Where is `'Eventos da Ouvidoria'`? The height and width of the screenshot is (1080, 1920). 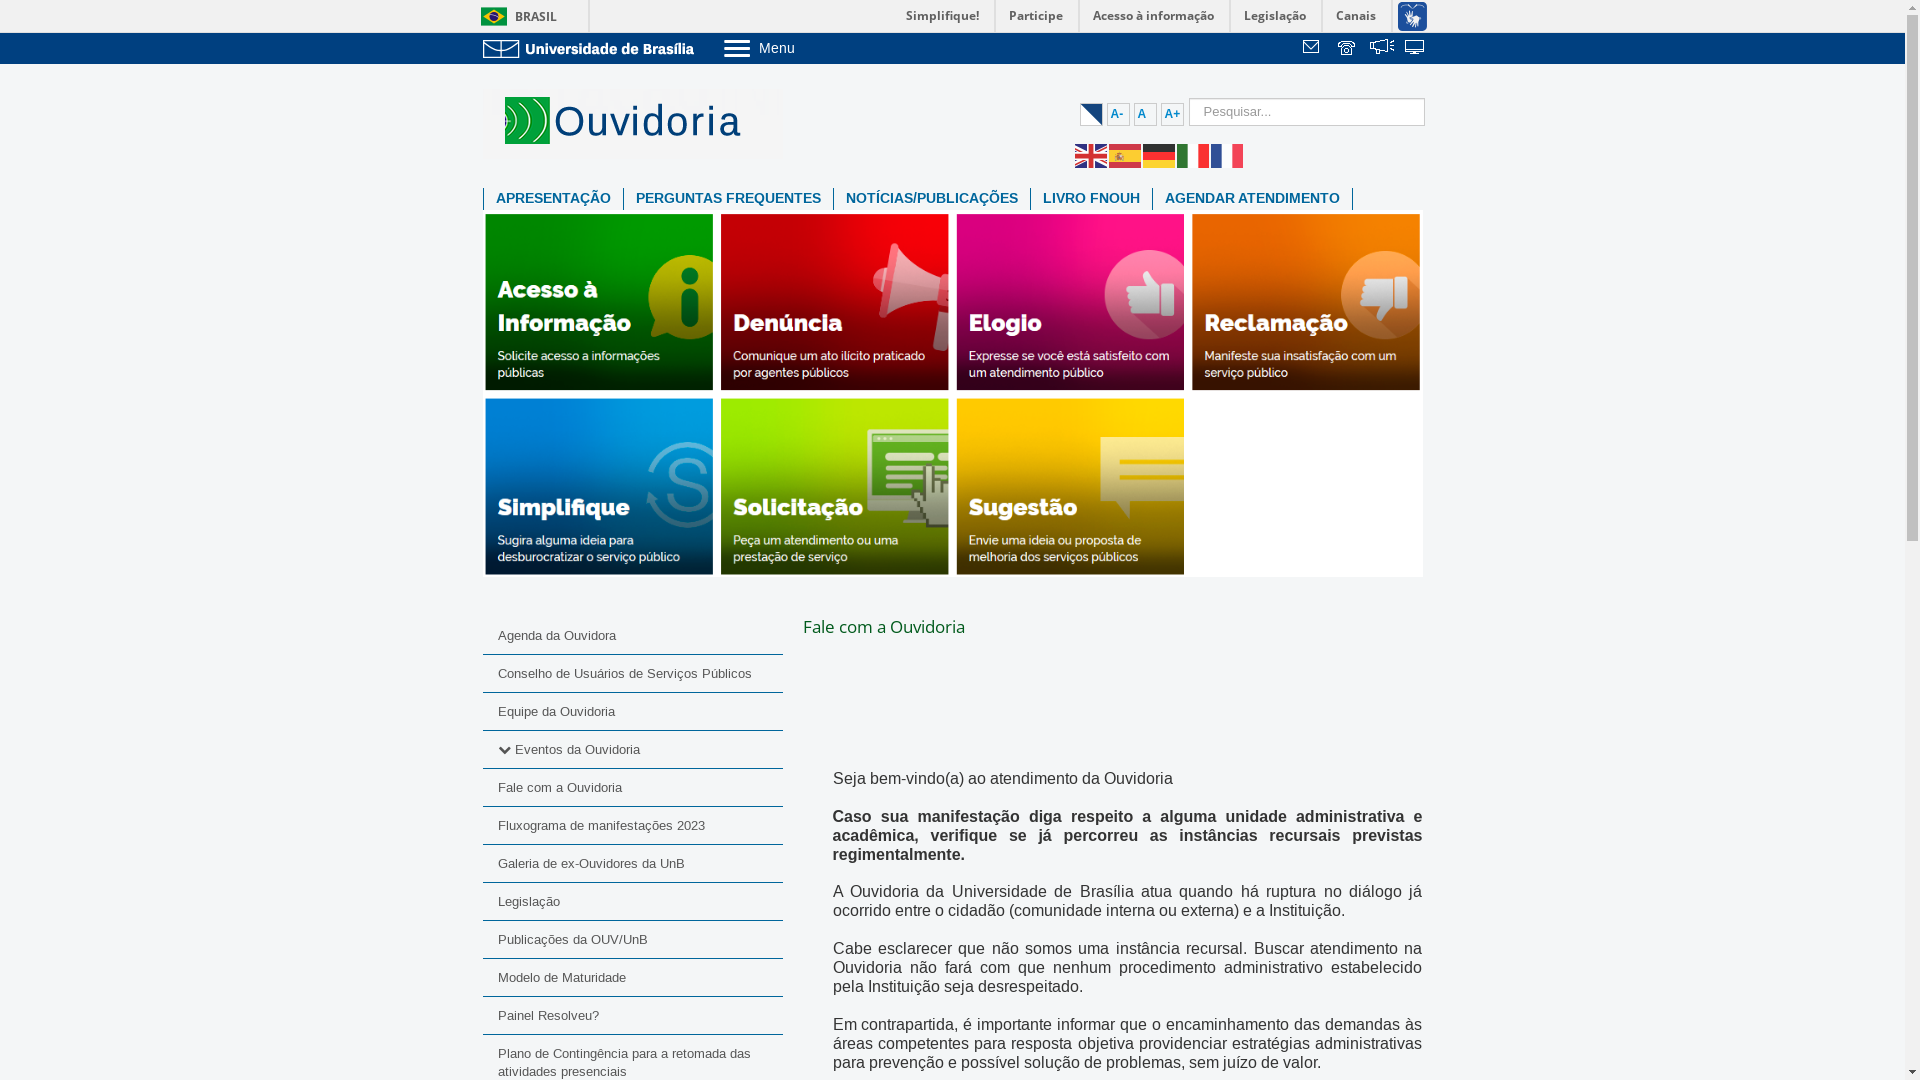
'Eventos da Ouvidoria' is located at coordinates (575, 749).